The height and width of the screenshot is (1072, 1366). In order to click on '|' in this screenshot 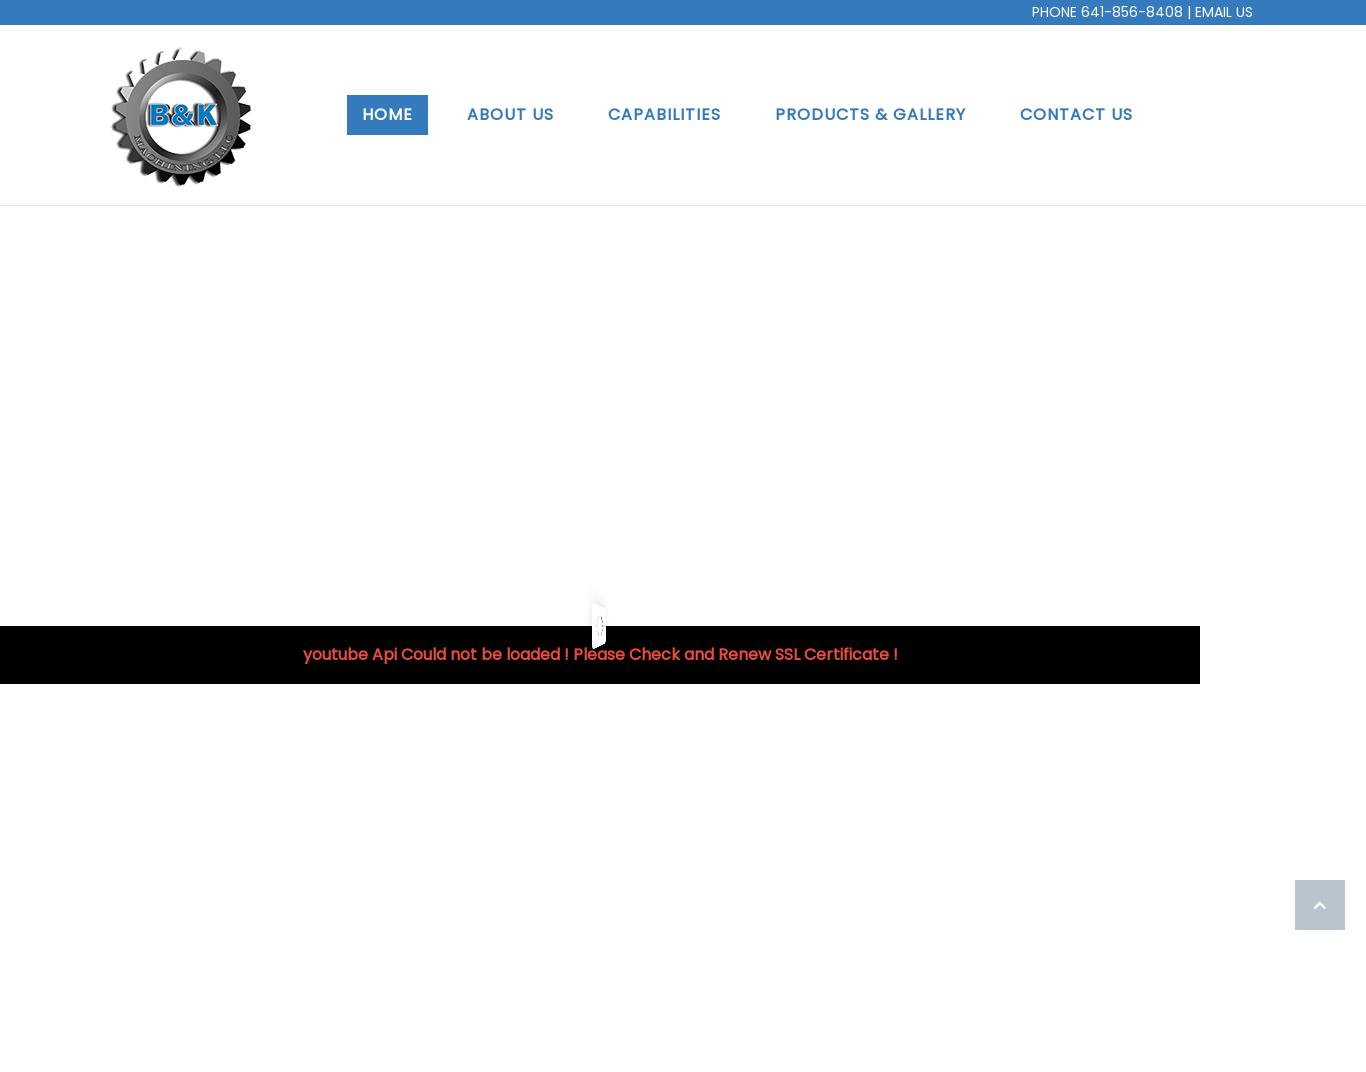, I will do `click(1188, 11)`.